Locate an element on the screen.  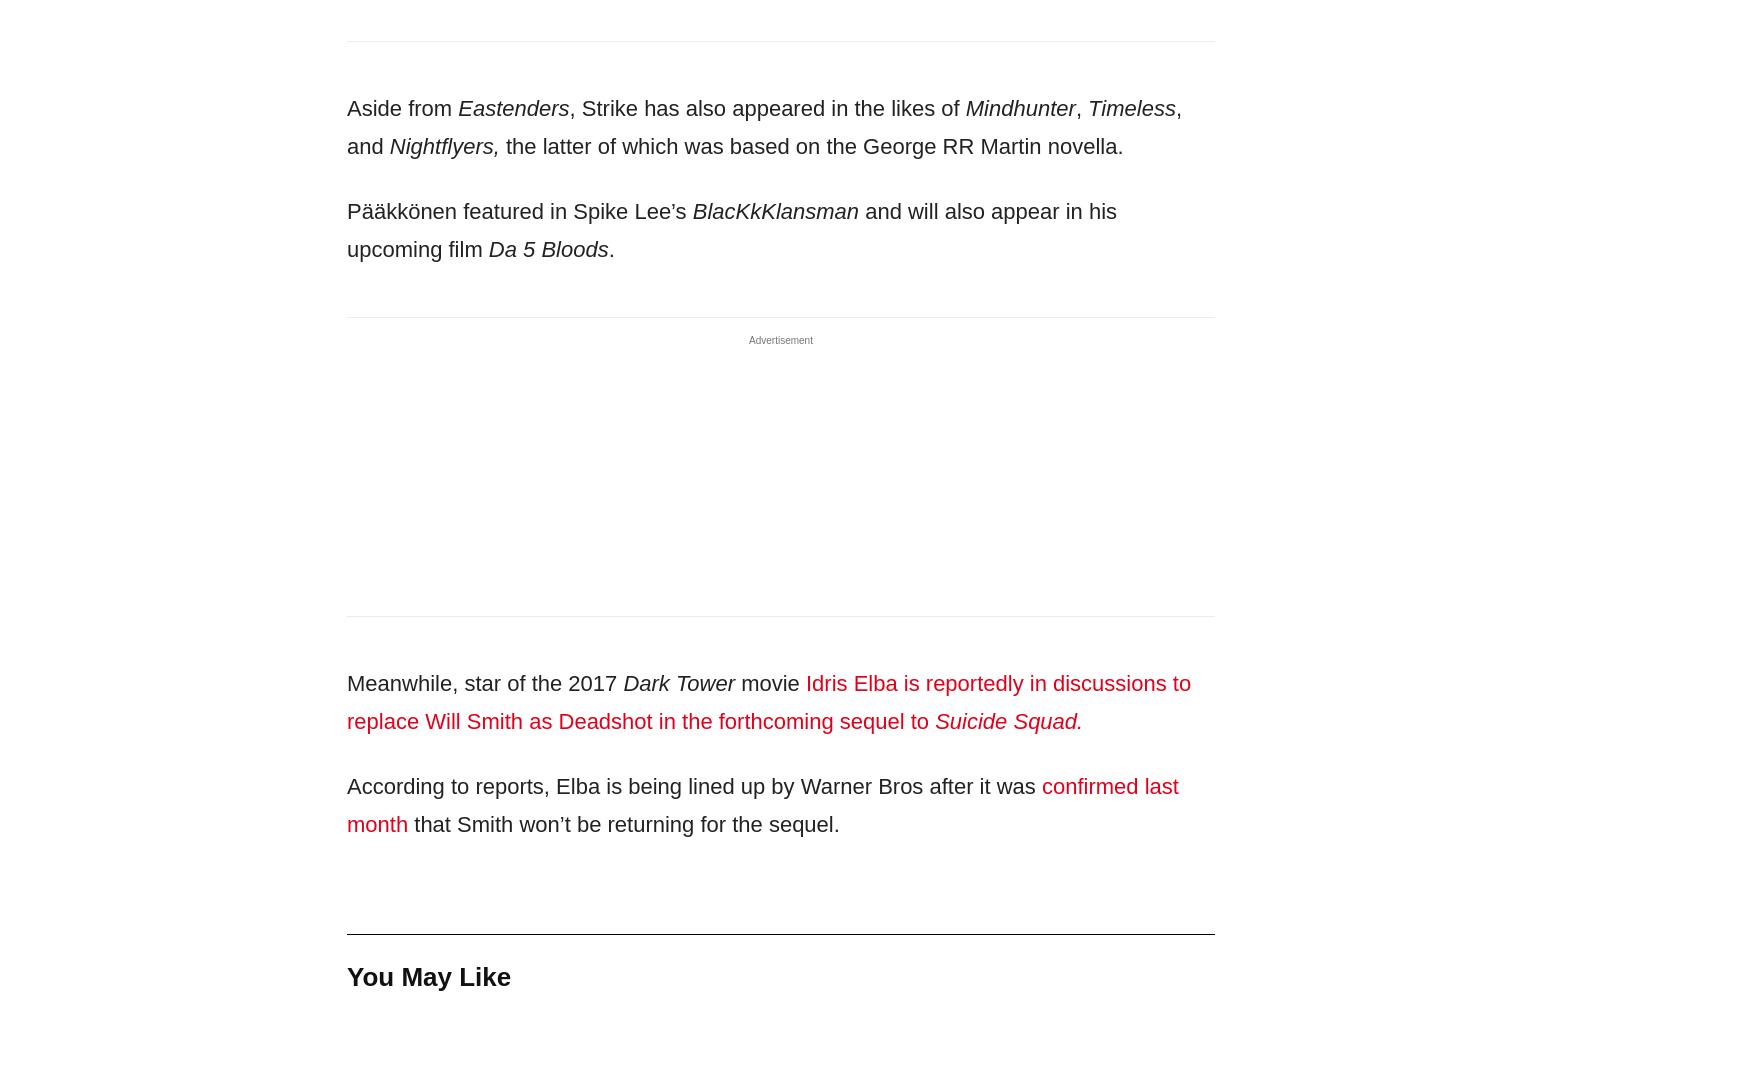
'Aside from' is located at coordinates (402, 107).